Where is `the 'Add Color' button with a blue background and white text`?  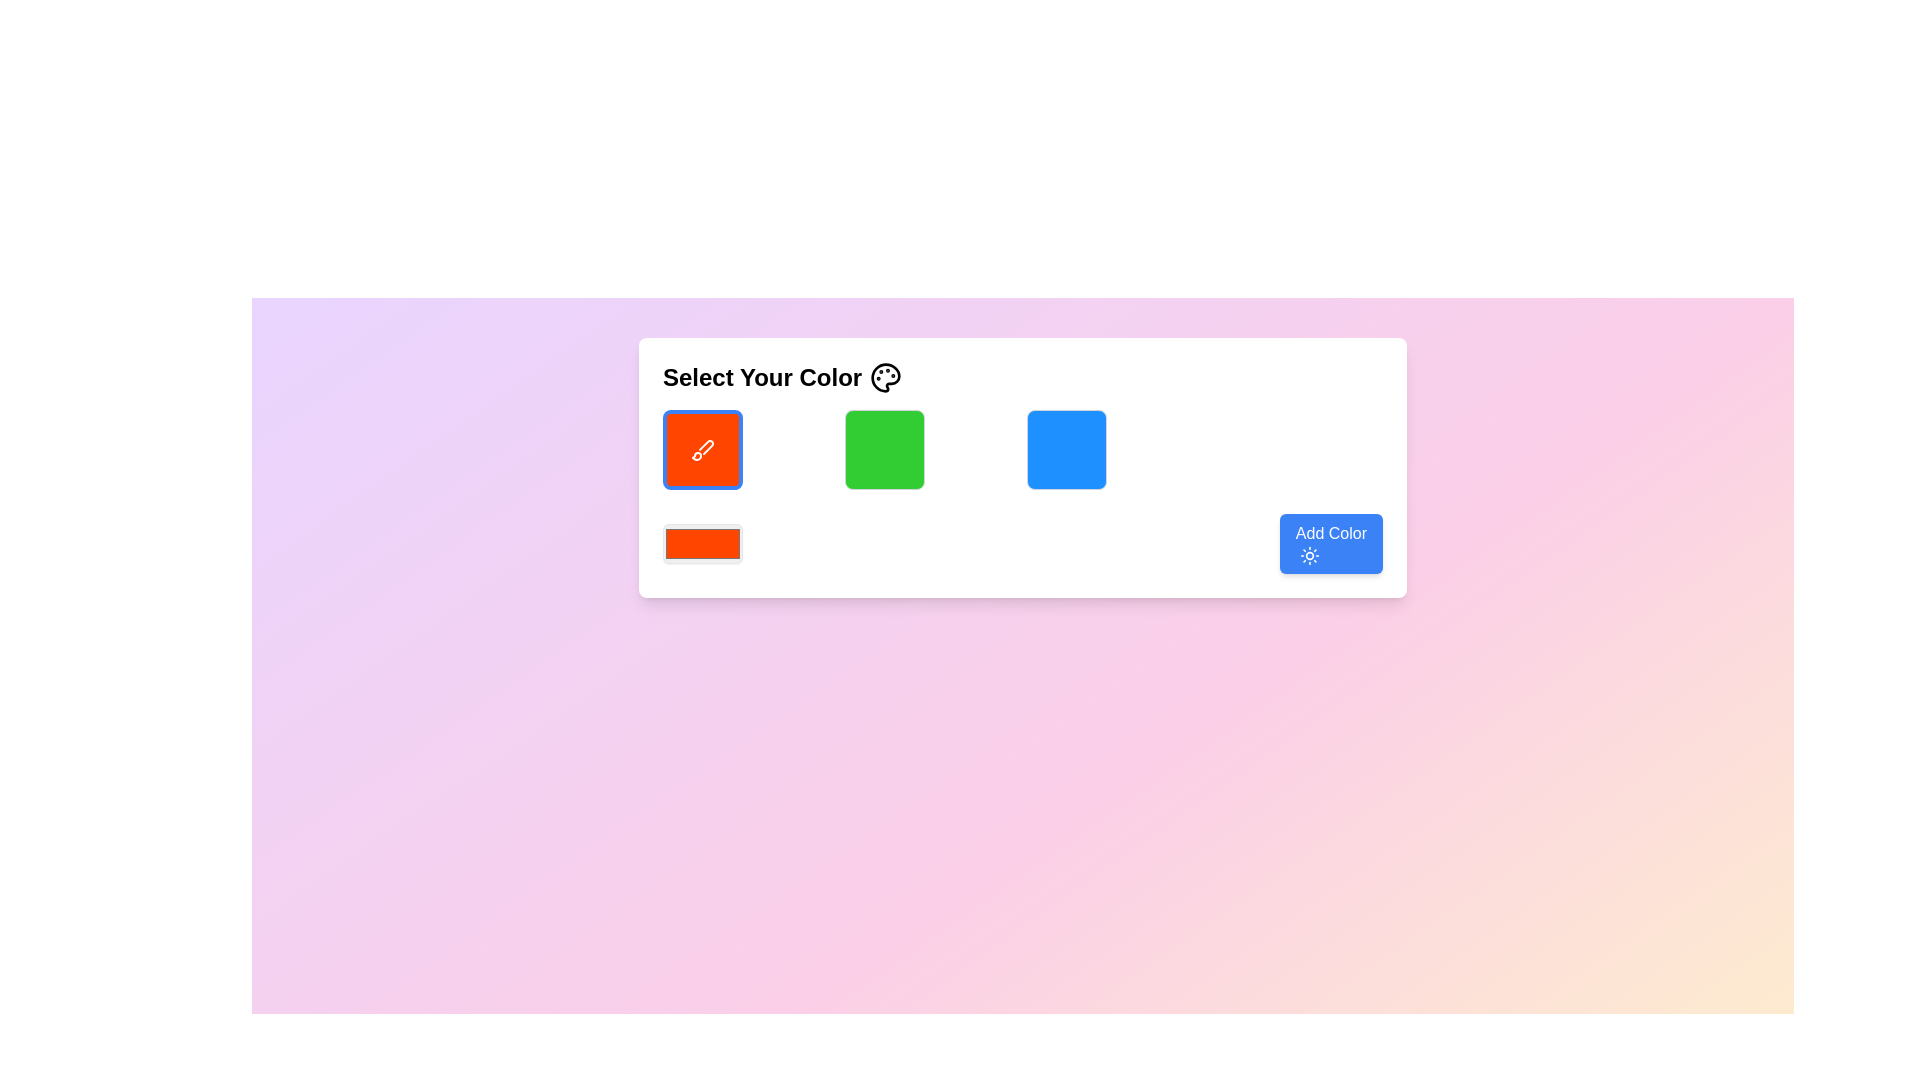 the 'Add Color' button with a blue background and white text is located at coordinates (1331, 543).